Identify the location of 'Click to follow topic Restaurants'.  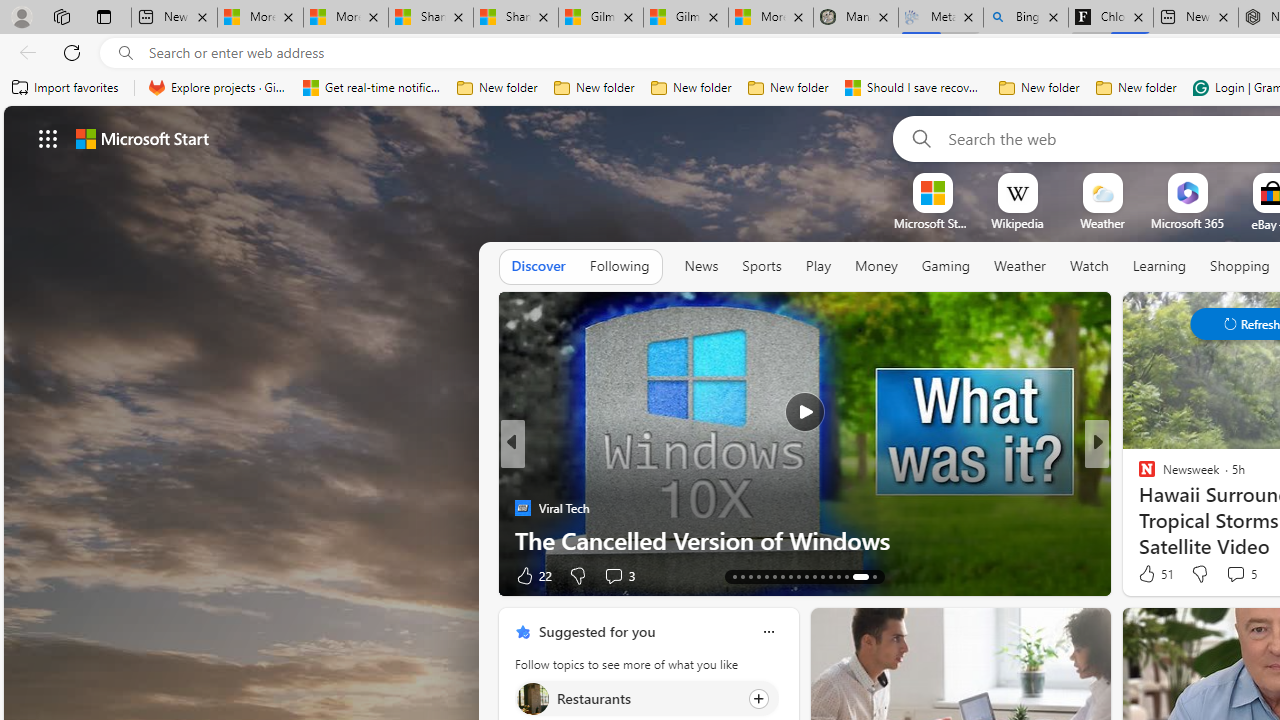
(647, 697).